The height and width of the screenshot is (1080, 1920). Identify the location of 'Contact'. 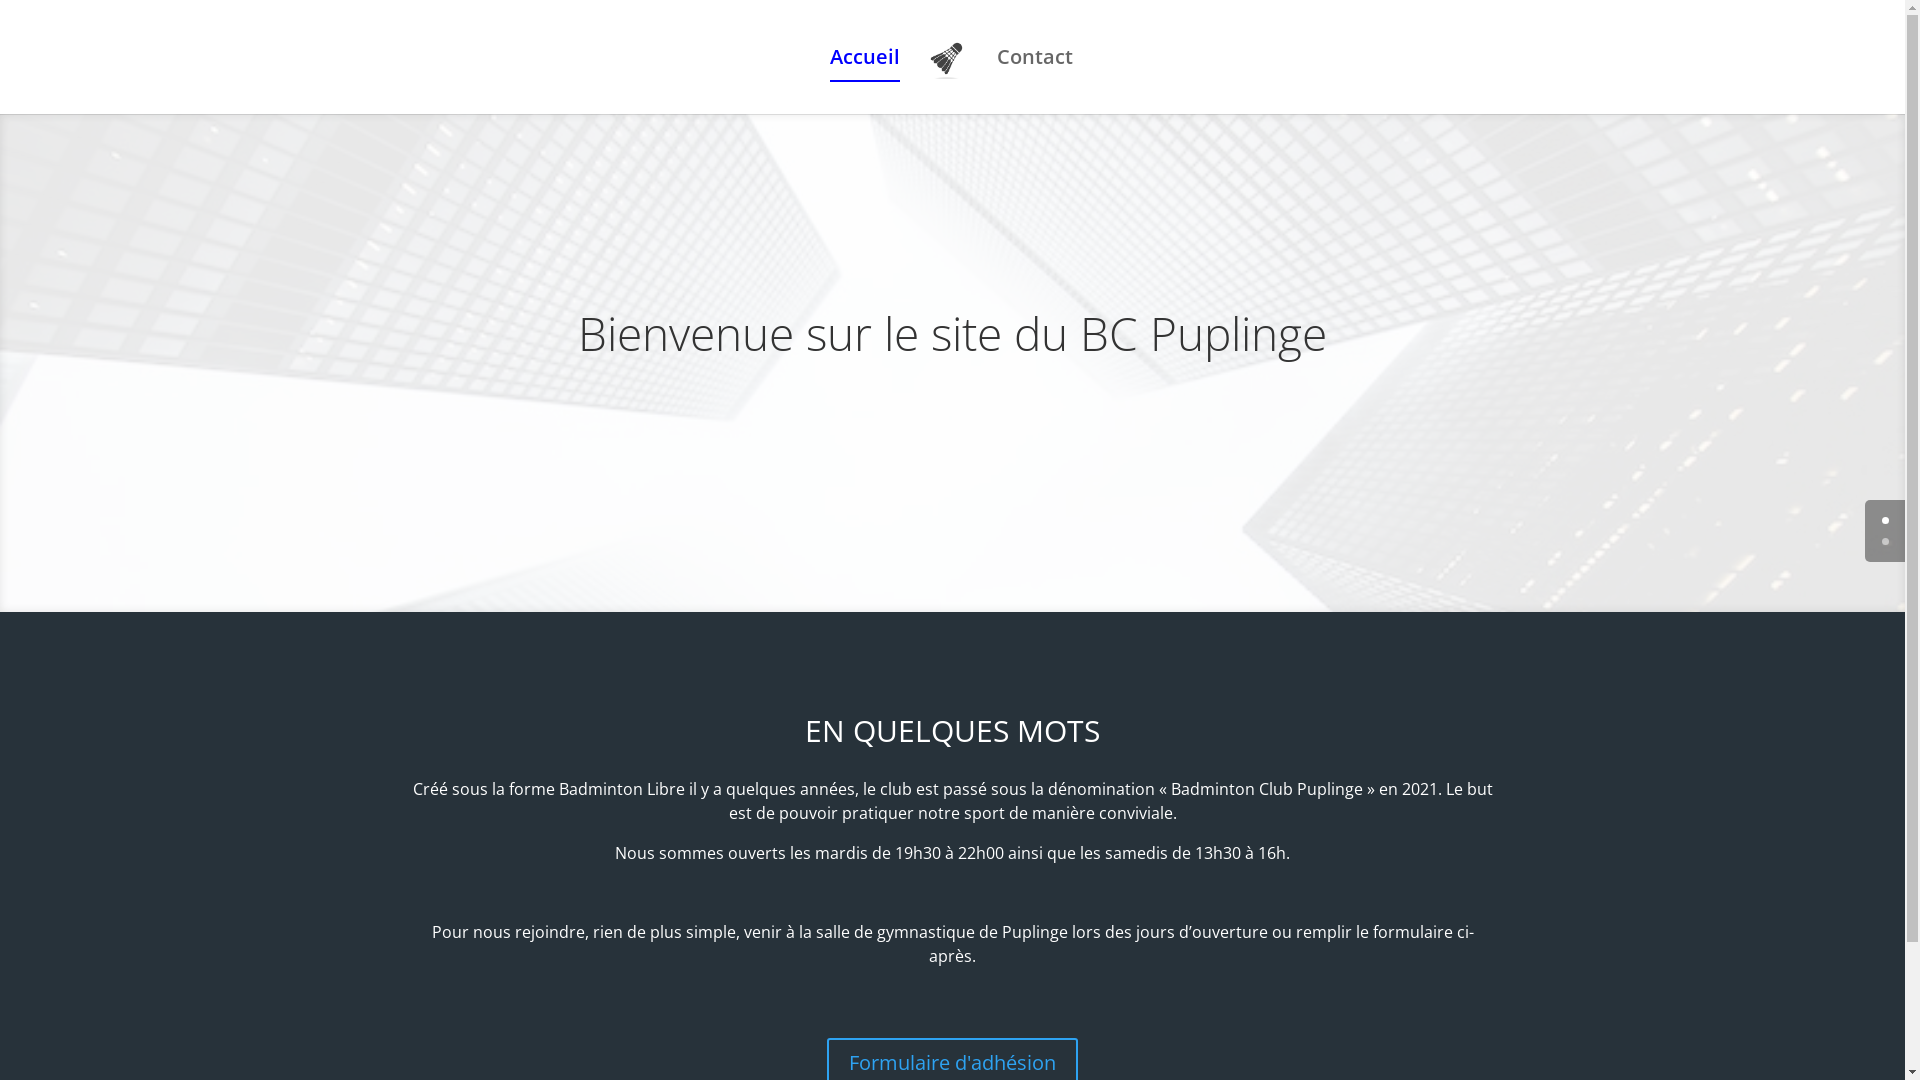
(1035, 80).